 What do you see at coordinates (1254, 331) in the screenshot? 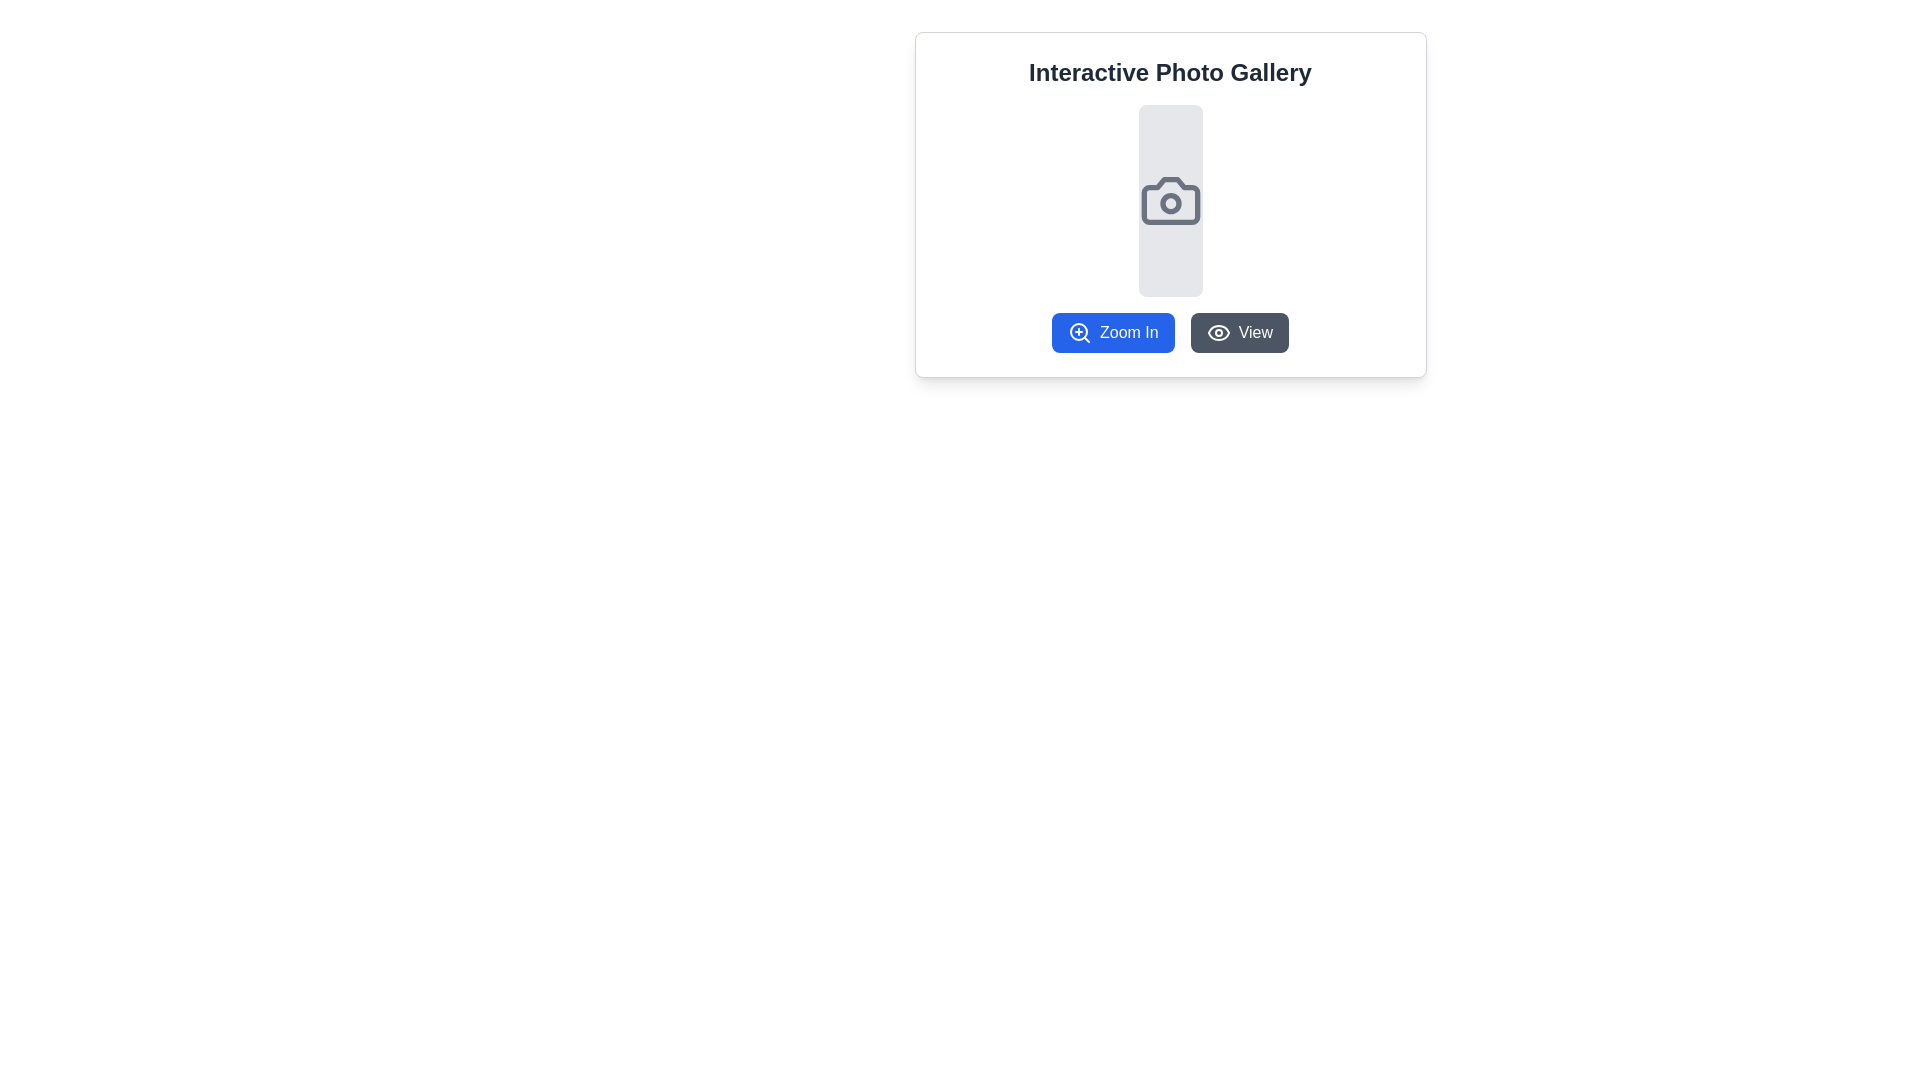
I see `the text label located within the button to the right of the 'Zoom In' button and to the left of an eye icon, which indicates its function` at bounding box center [1254, 331].